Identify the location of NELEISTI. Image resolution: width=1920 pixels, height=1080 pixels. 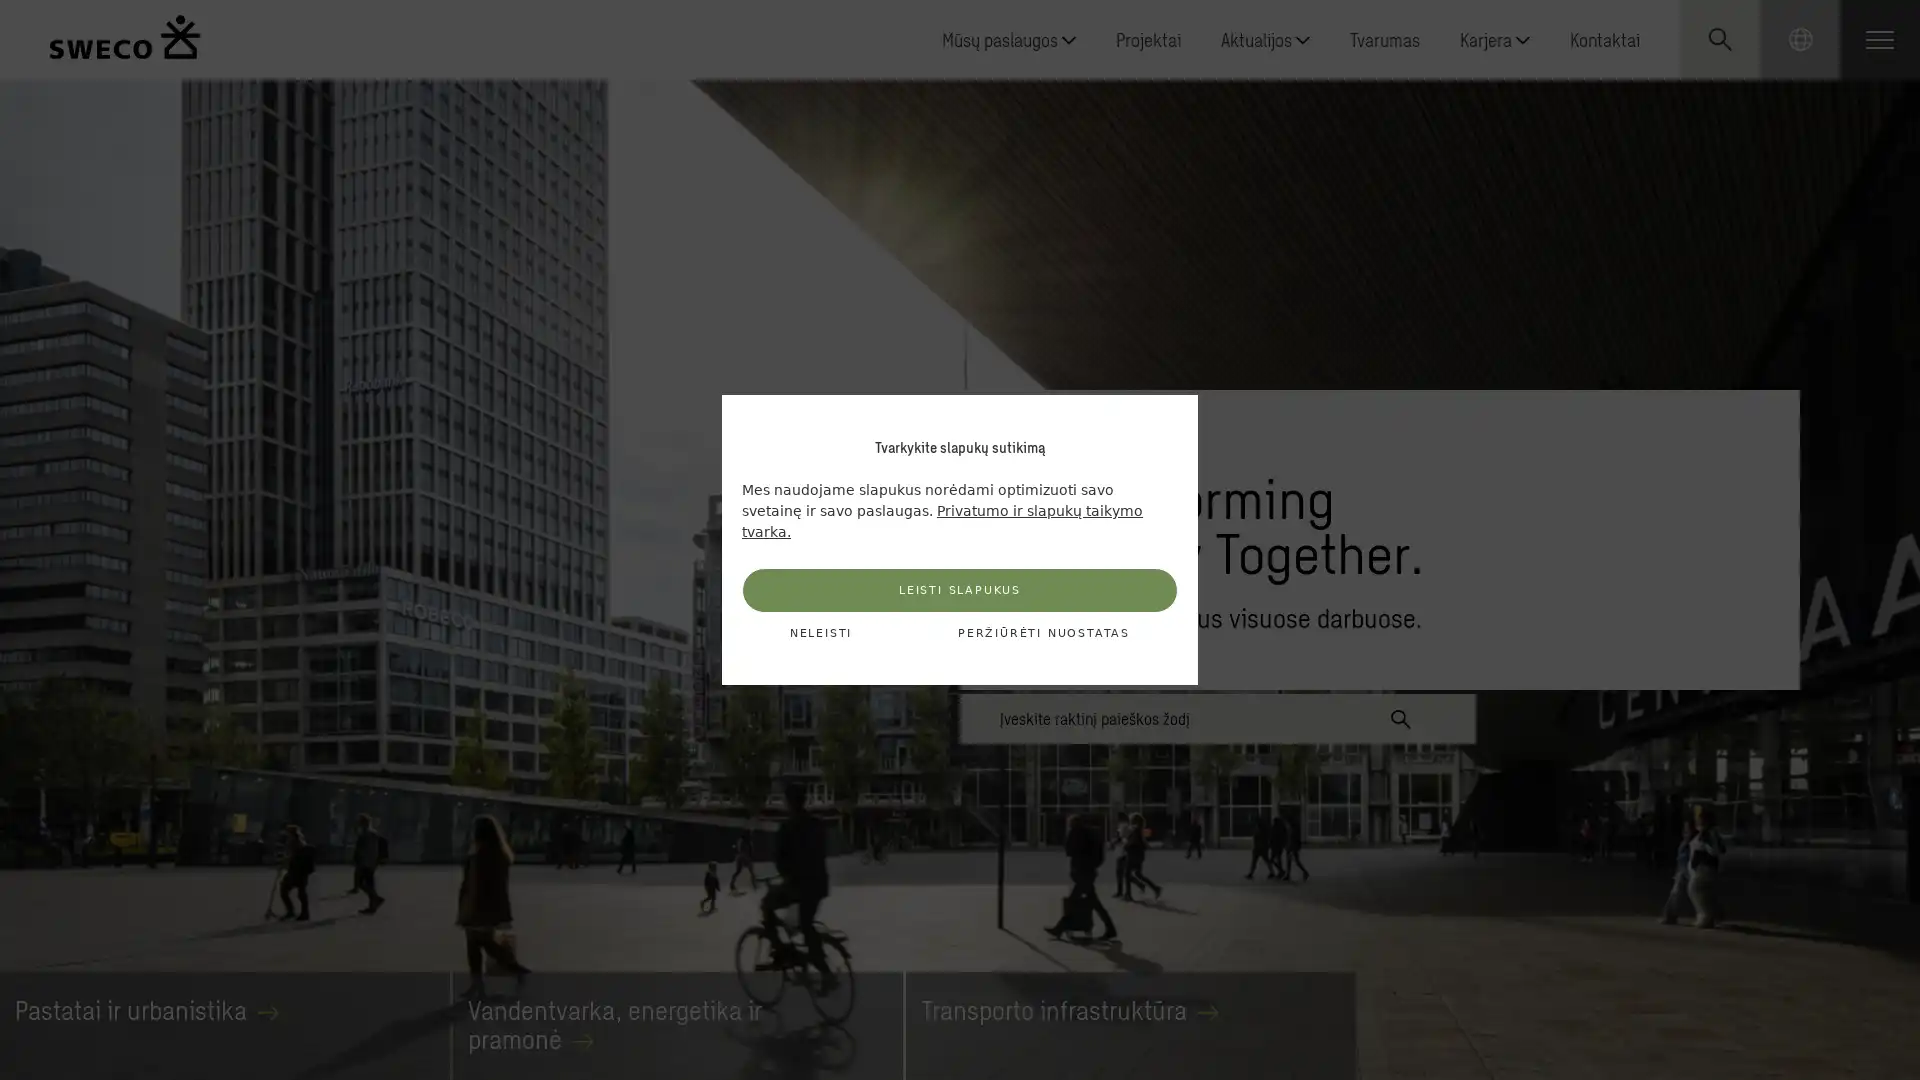
(820, 633).